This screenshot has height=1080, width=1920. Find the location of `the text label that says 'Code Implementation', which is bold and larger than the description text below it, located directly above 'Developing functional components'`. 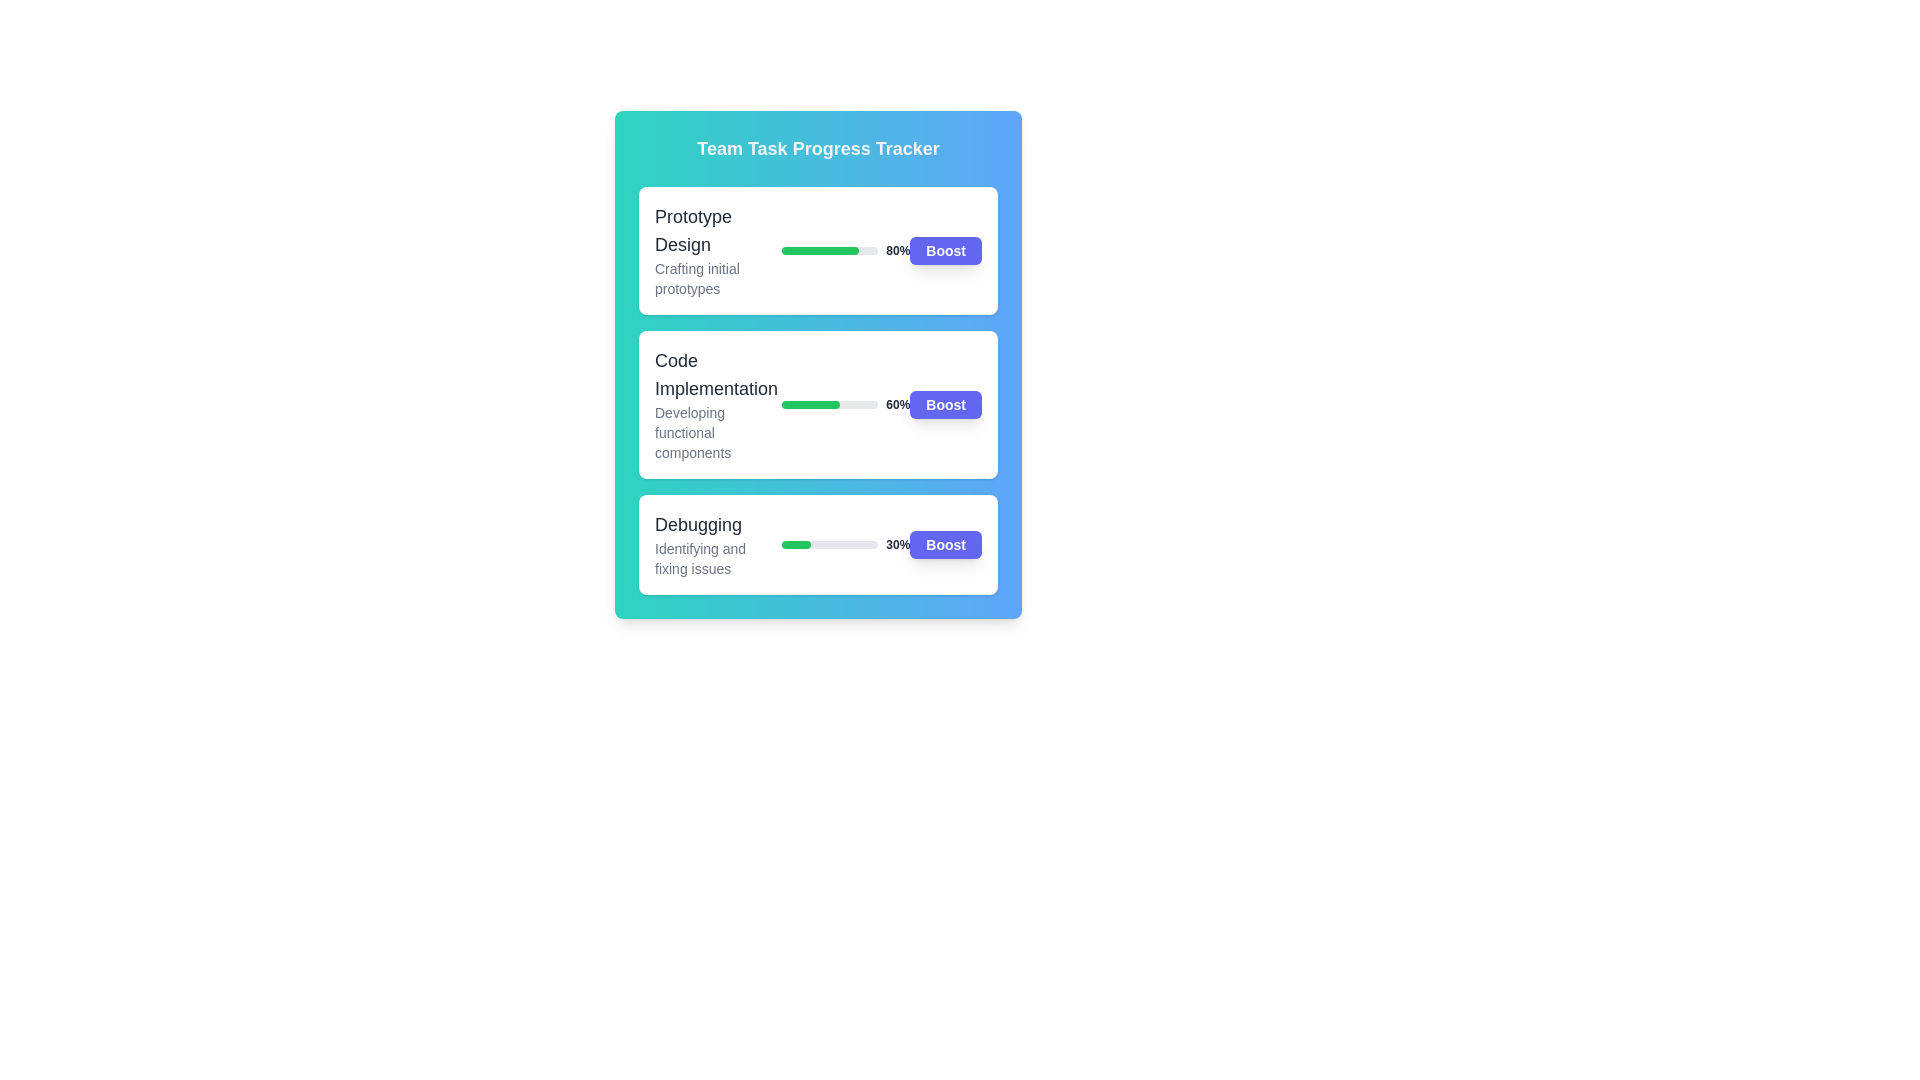

the text label that says 'Code Implementation', which is bold and larger than the description text below it, located directly above 'Developing functional components' is located at coordinates (718, 374).